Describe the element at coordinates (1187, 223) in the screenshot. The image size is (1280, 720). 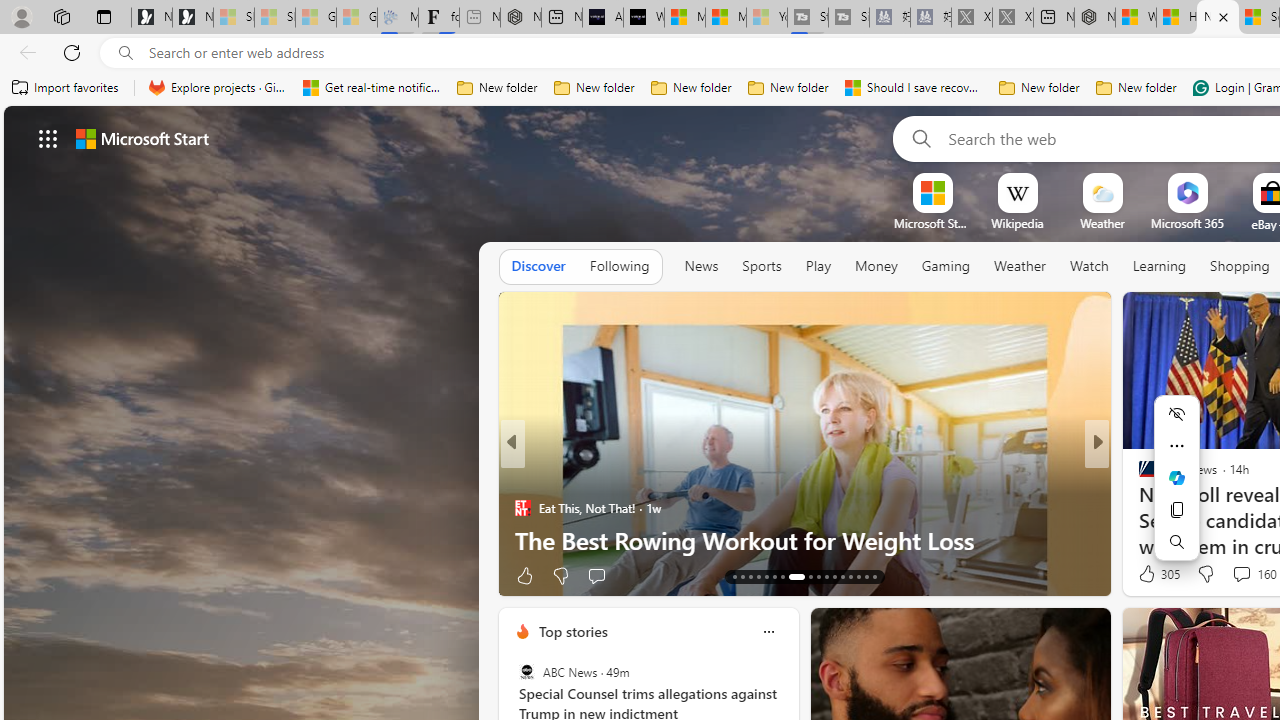
I see `'Microsoft 365'` at that location.